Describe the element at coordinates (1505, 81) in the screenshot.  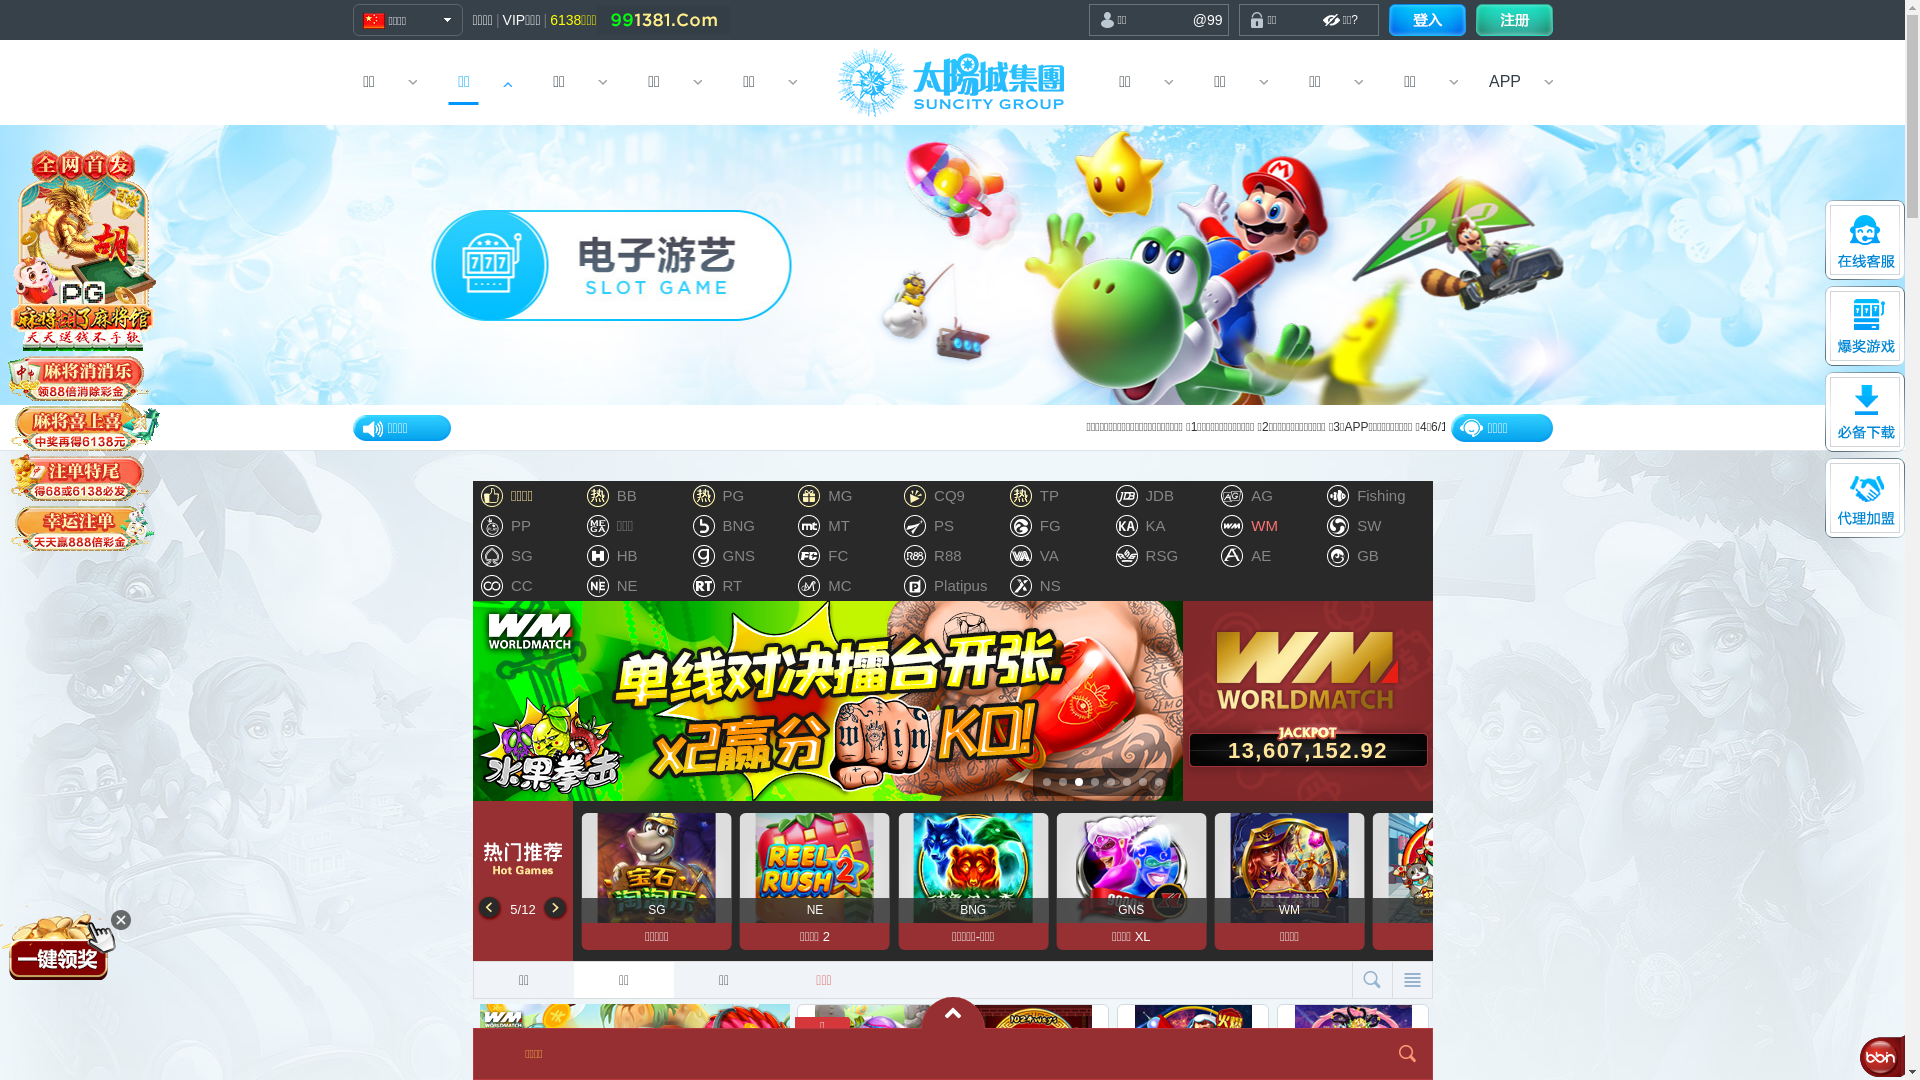
I see `'APP'` at that location.